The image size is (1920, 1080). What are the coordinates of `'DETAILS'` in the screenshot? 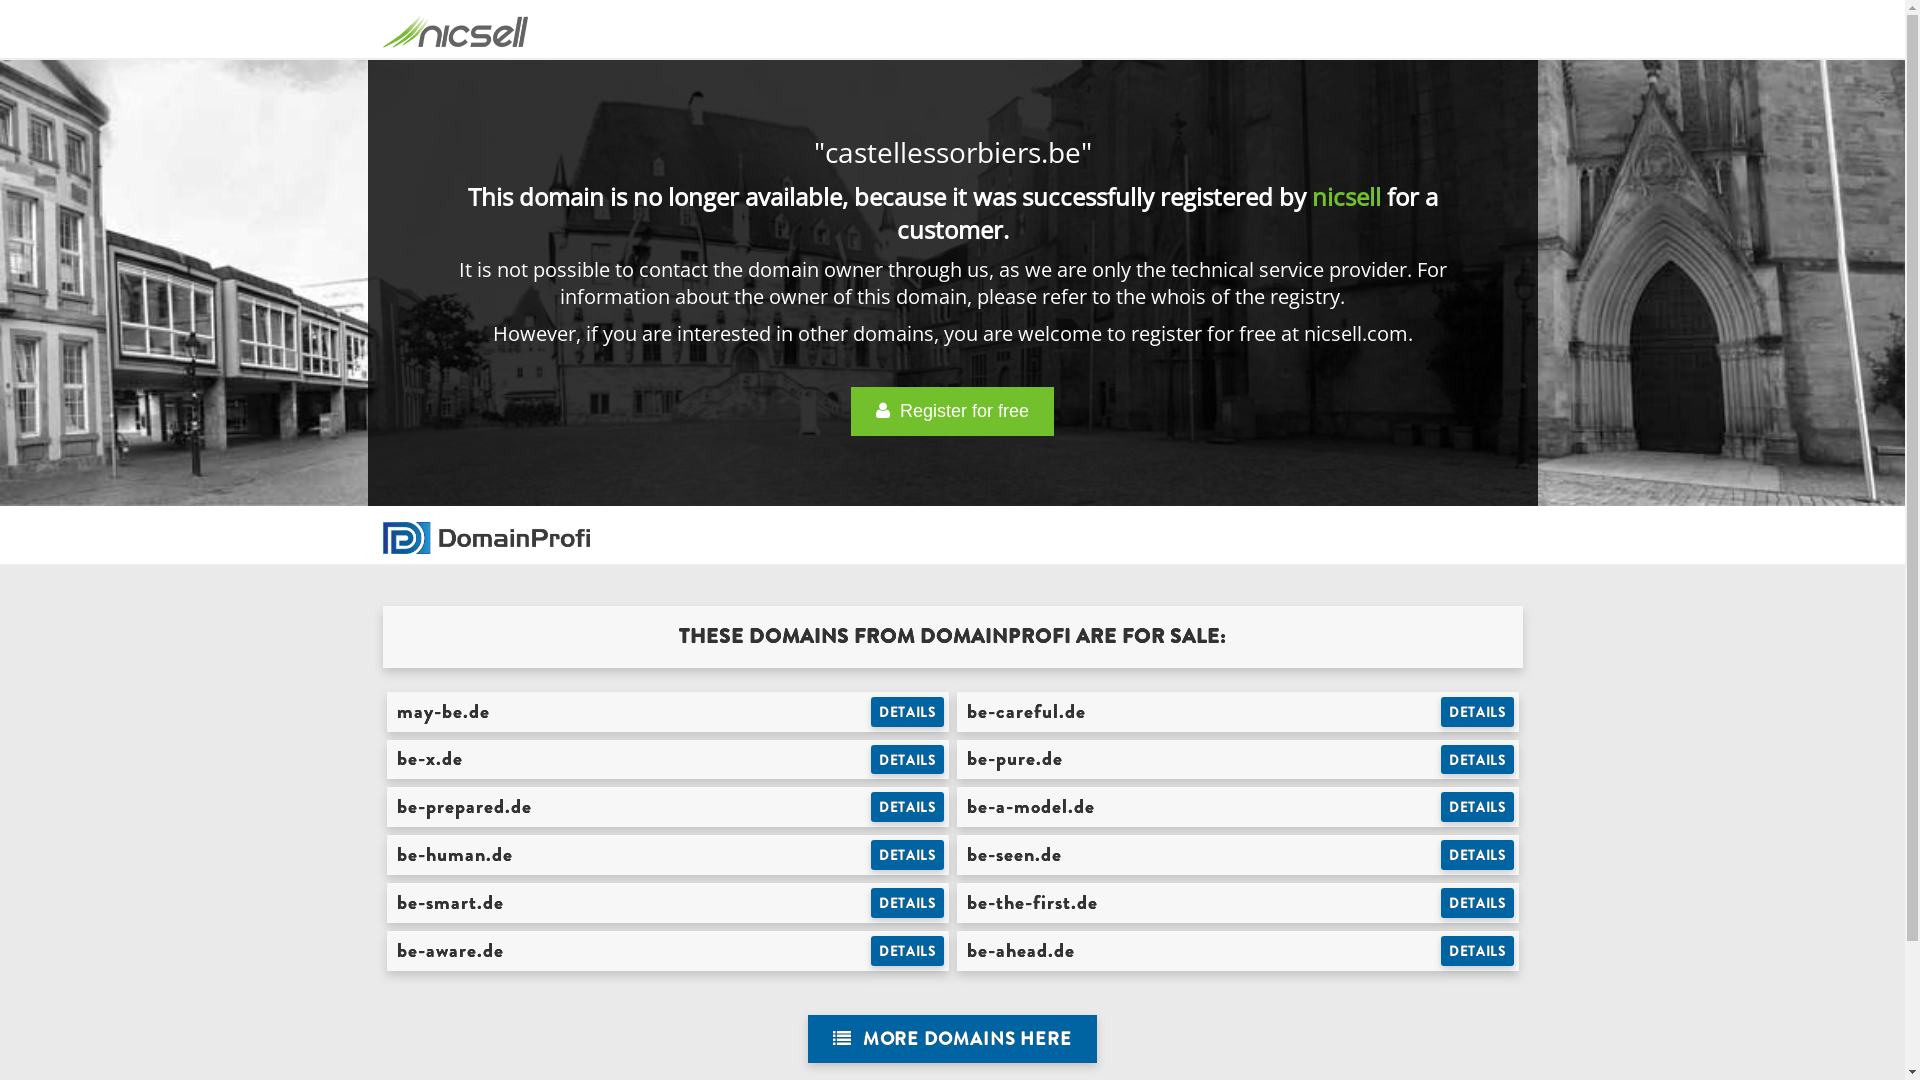 It's located at (906, 805).